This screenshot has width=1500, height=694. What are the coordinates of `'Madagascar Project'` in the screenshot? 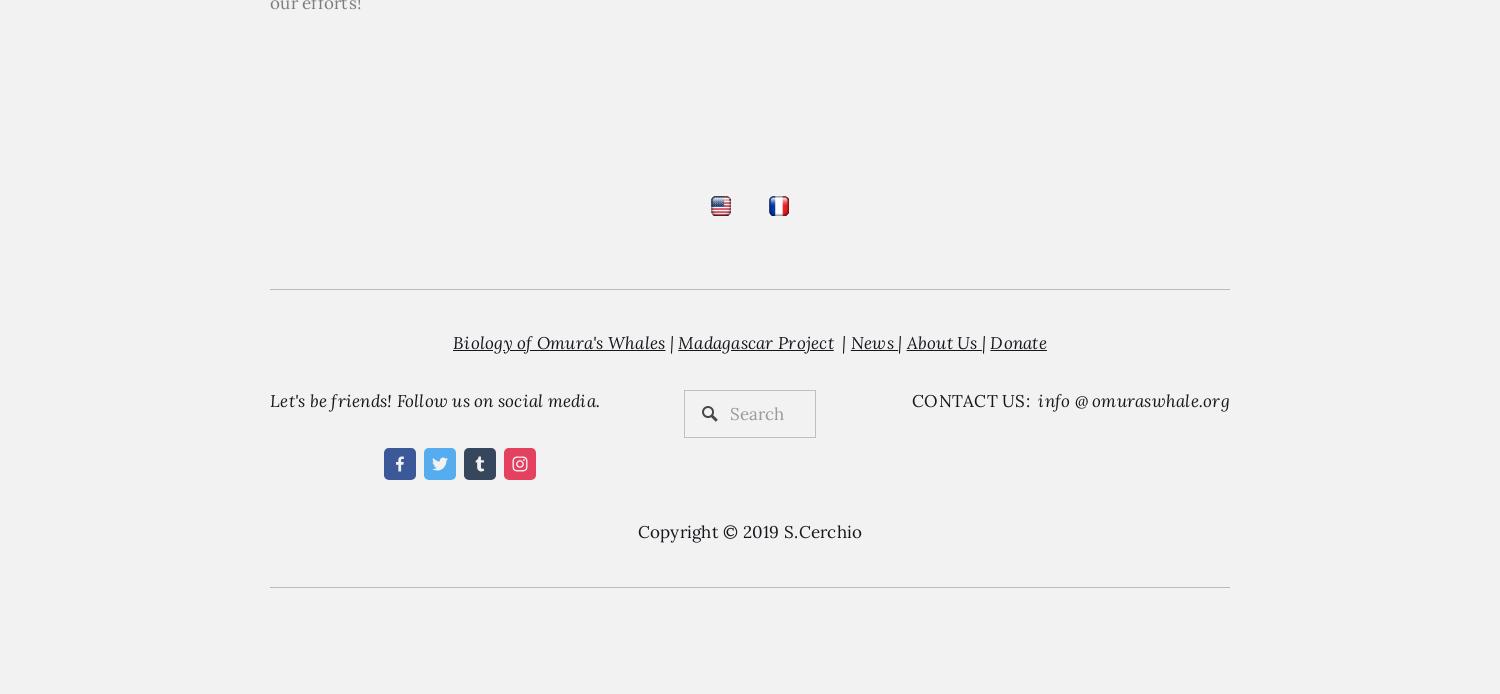 It's located at (755, 341).